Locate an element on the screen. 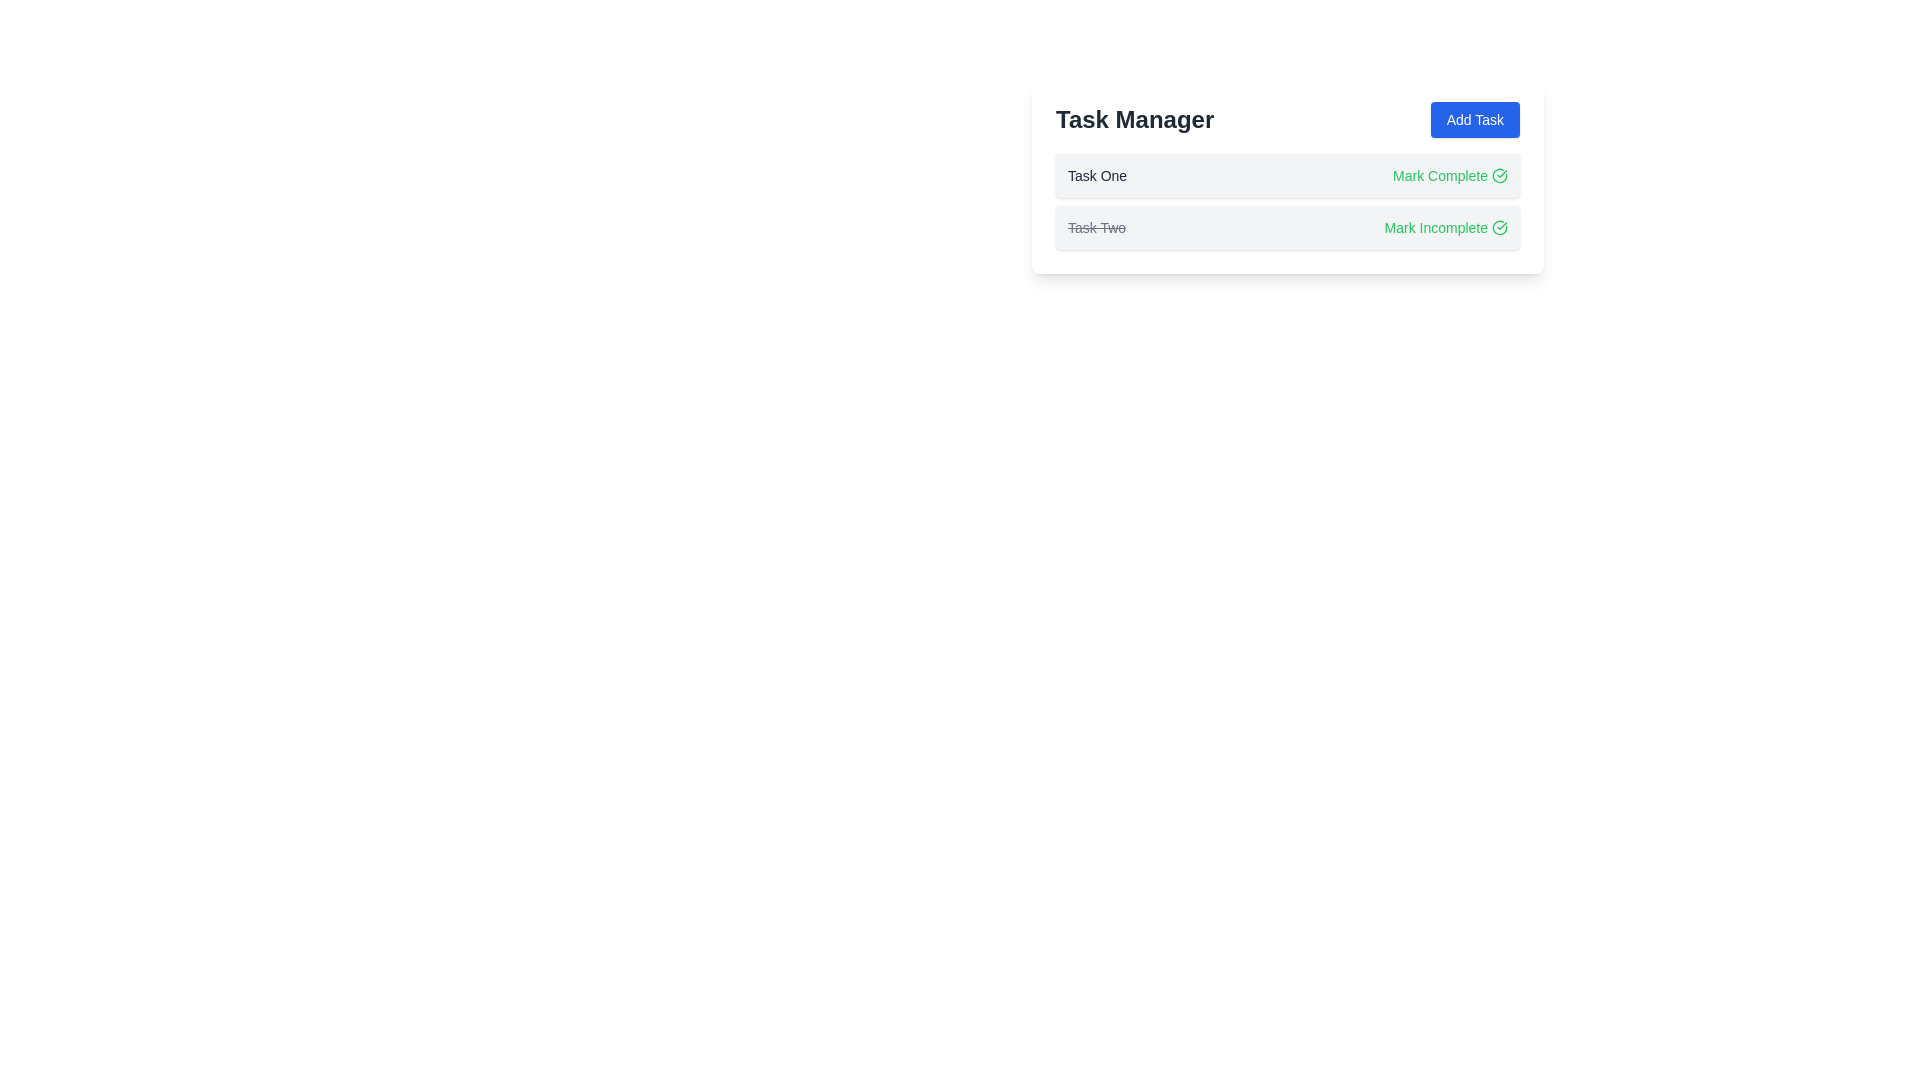  the completion status icon located in the top-right corner adjacent to the 'Mark Complete' text for 'Task One' to mark the task as complete is located at coordinates (1499, 175).